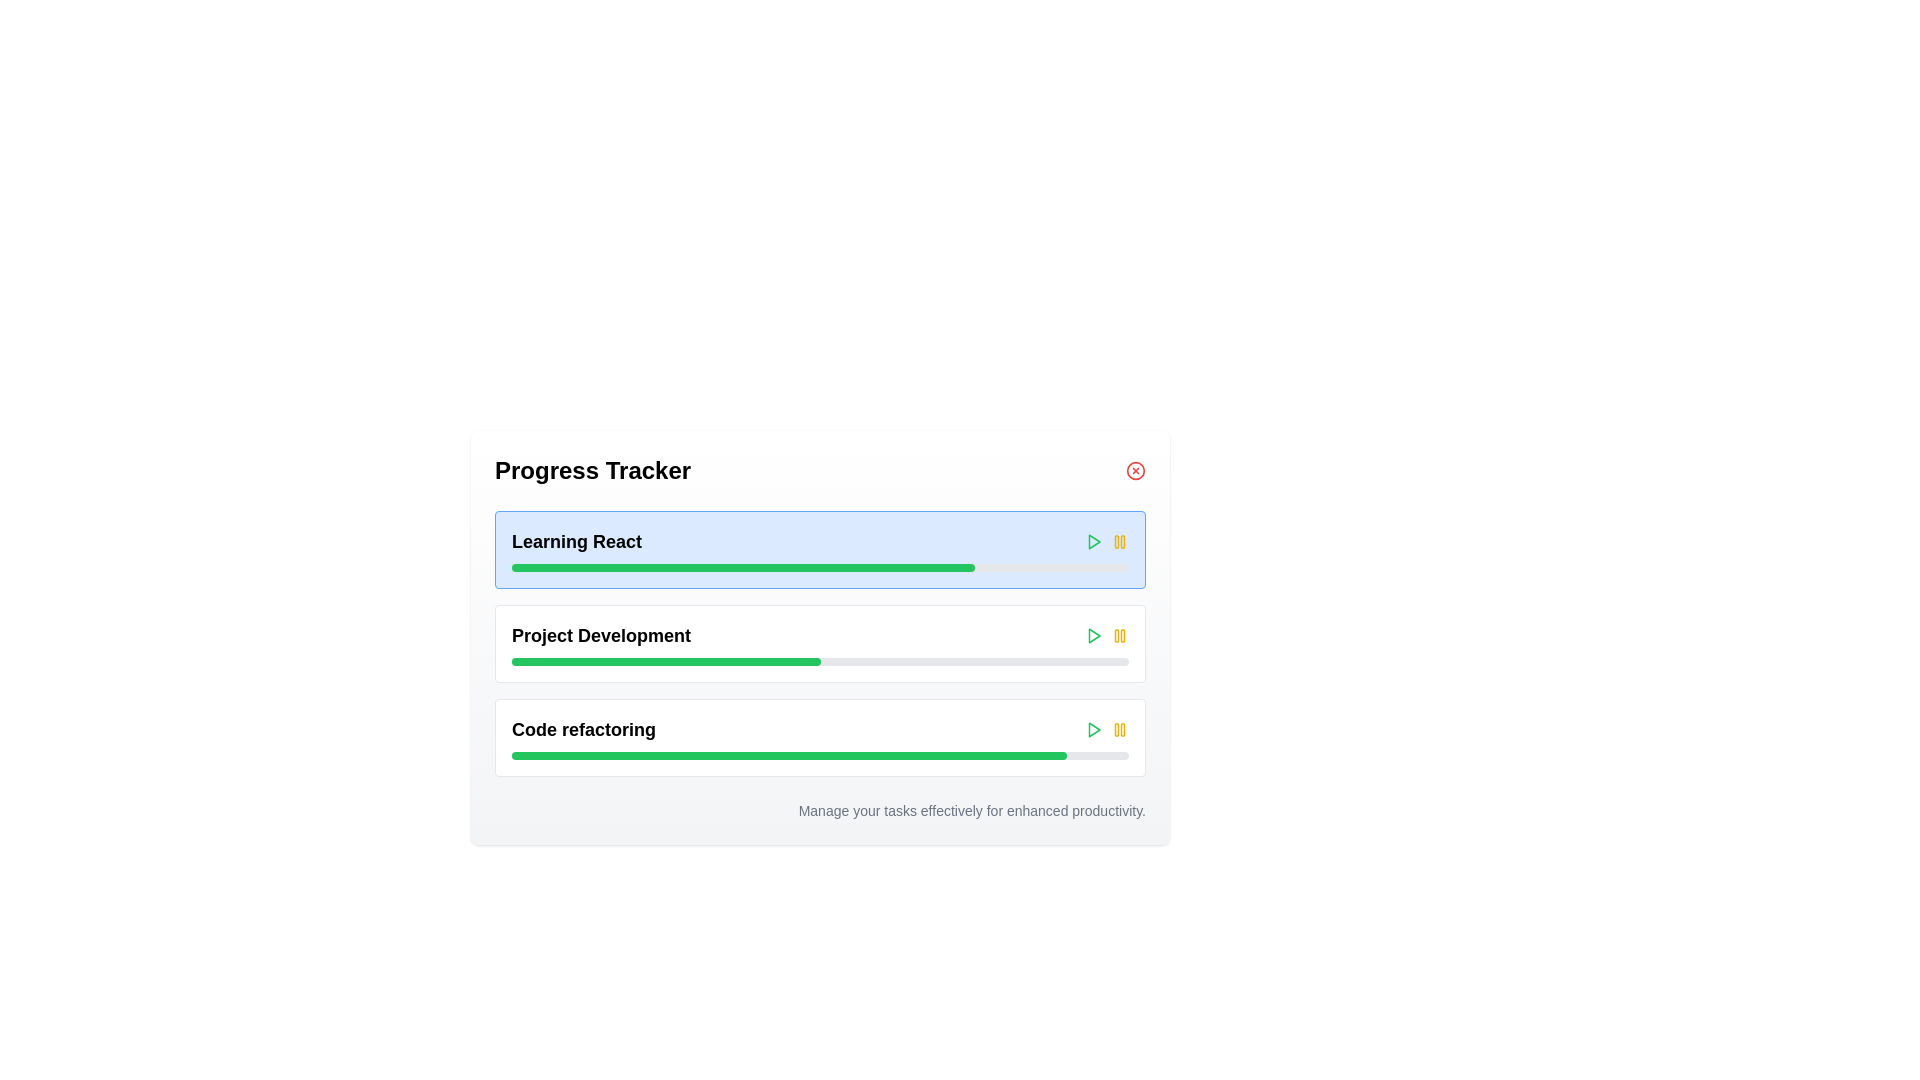 The width and height of the screenshot is (1920, 1080). Describe the element at coordinates (666, 662) in the screenshot. I see `the progress indicator bar for the 'Project Development' task, which is located within the second progress bar and occupies 50% of its width` at that location.